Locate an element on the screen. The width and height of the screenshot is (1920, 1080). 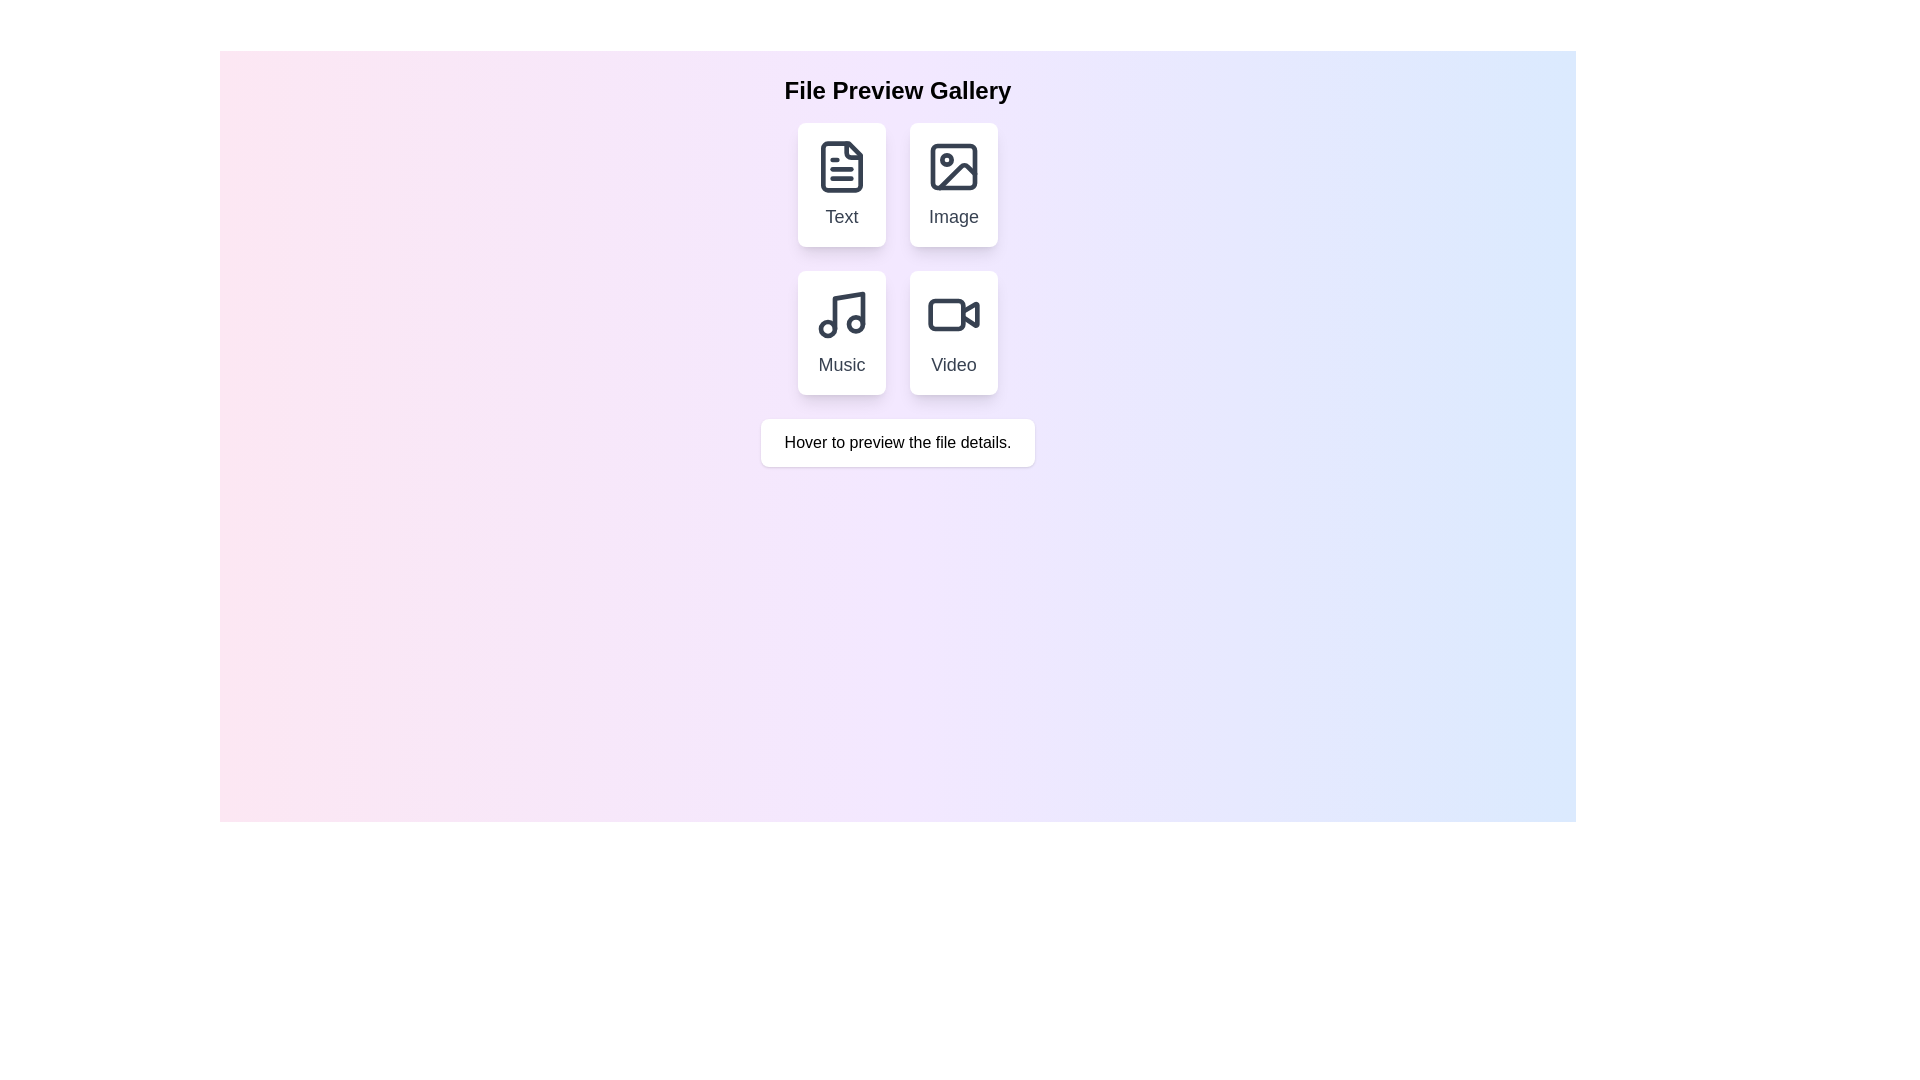
the top-left icon representing a text document located in the card labeled 'Text' under the 'File Preview Gallery' heading is located at coordinates (841, 165).